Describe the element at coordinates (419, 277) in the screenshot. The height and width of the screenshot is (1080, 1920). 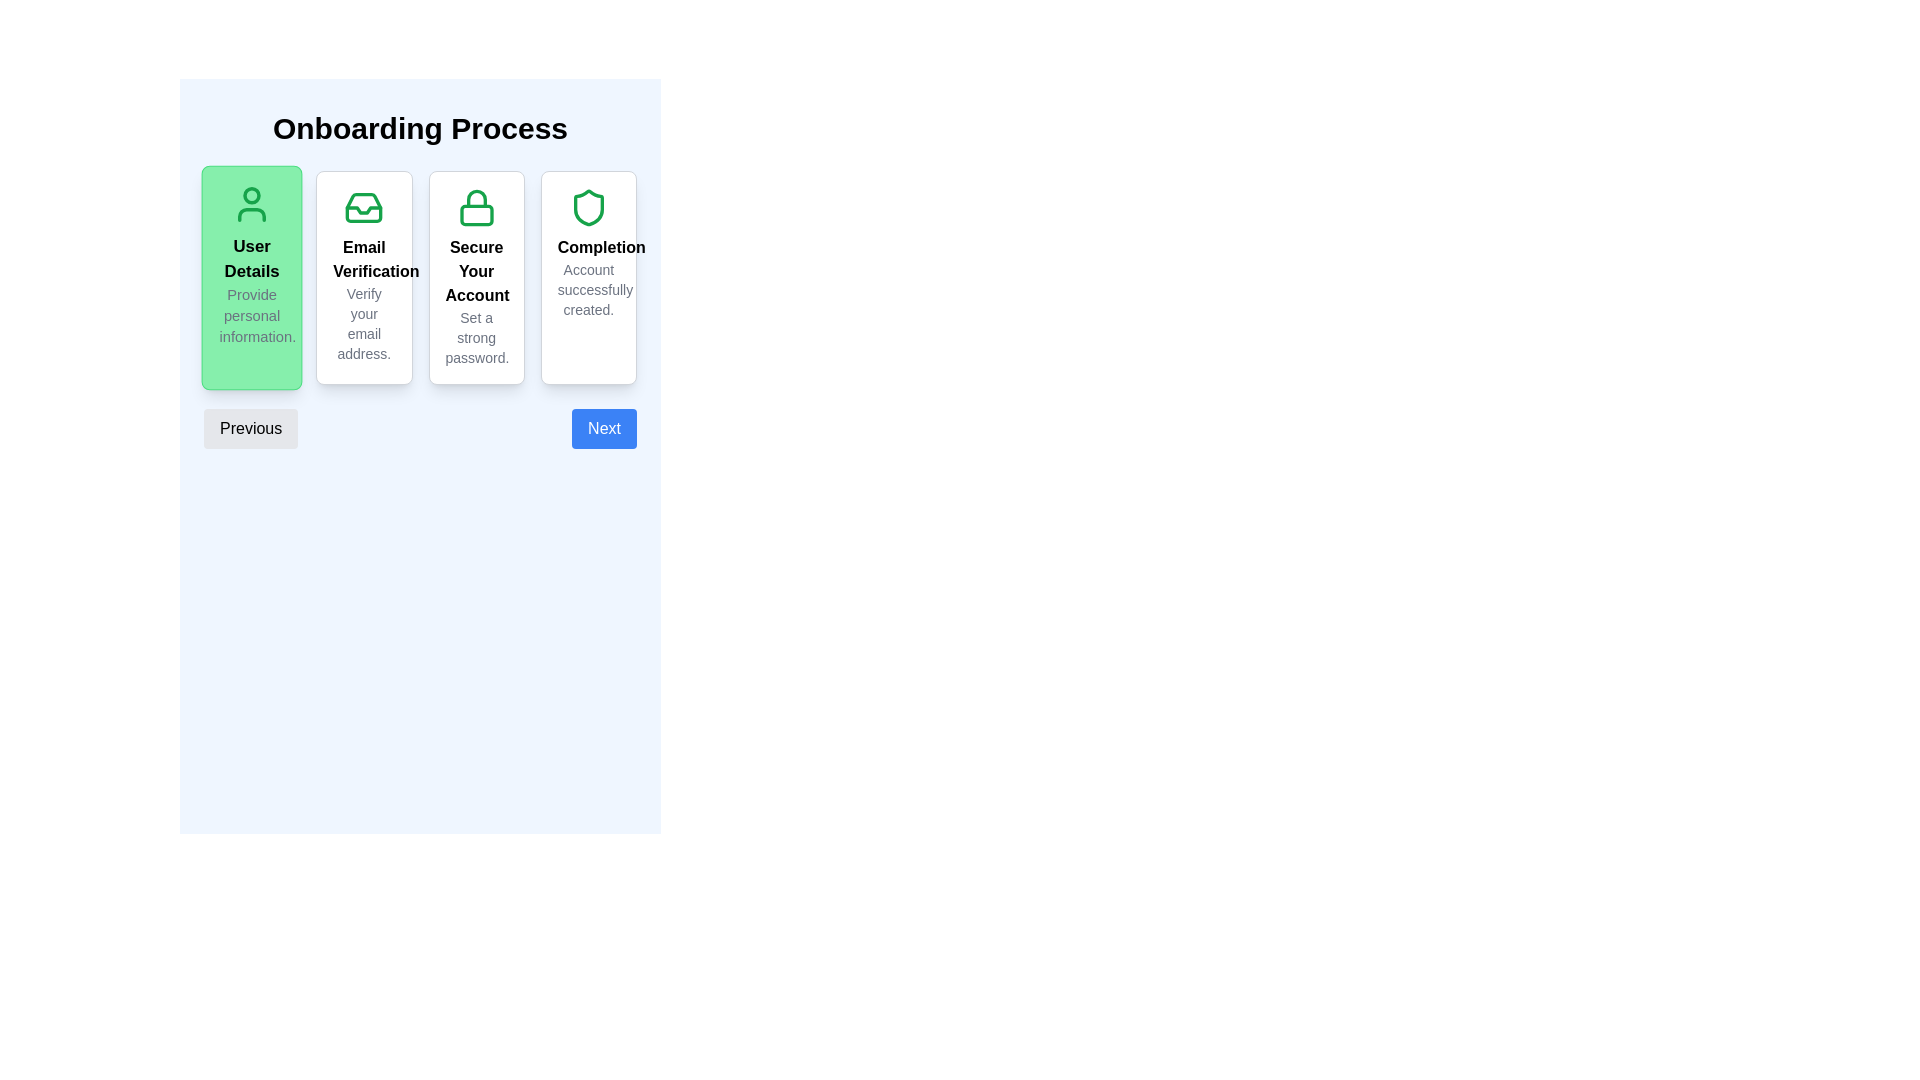
I see `the area around the second informational card in the onboarding process, which is positioned between the 'User Details' card and the 'Secure Your Account' card` at that location.